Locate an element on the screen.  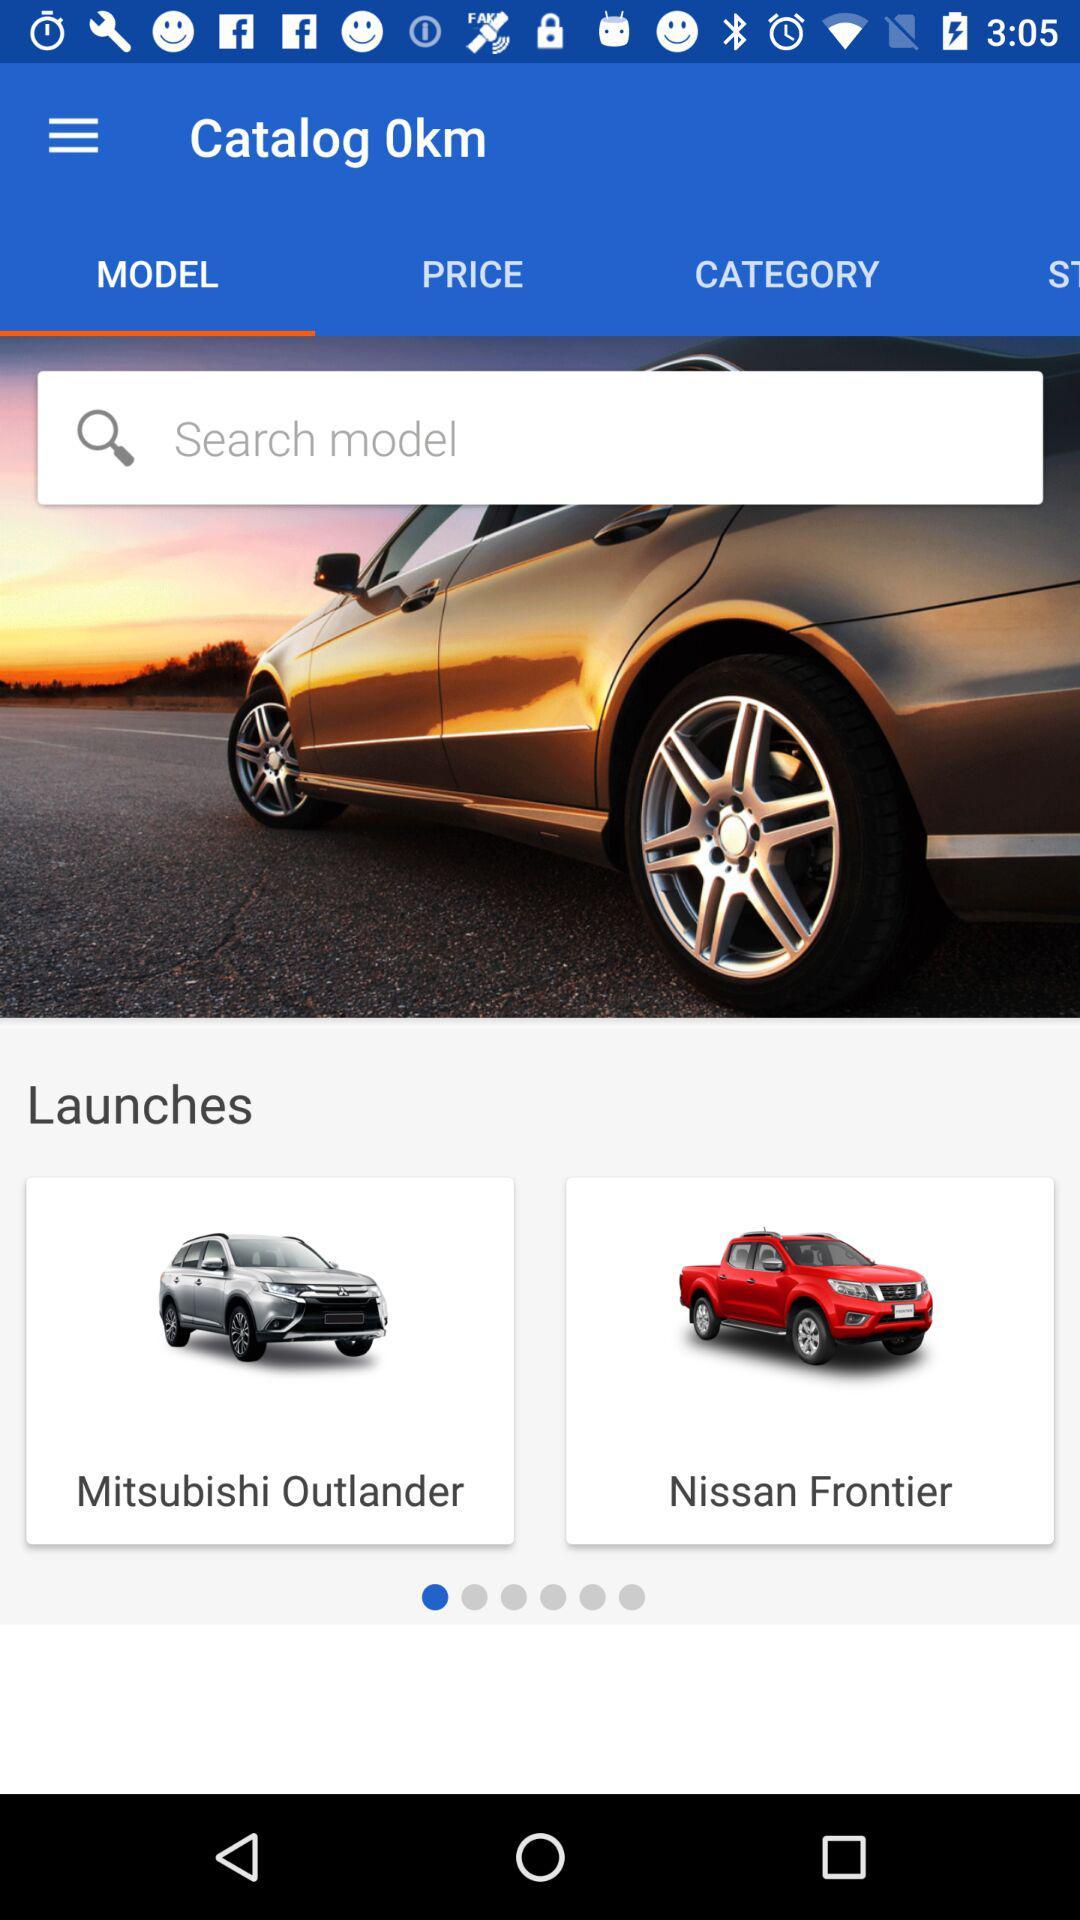
item below model icon is located at coordinates (540, 436).